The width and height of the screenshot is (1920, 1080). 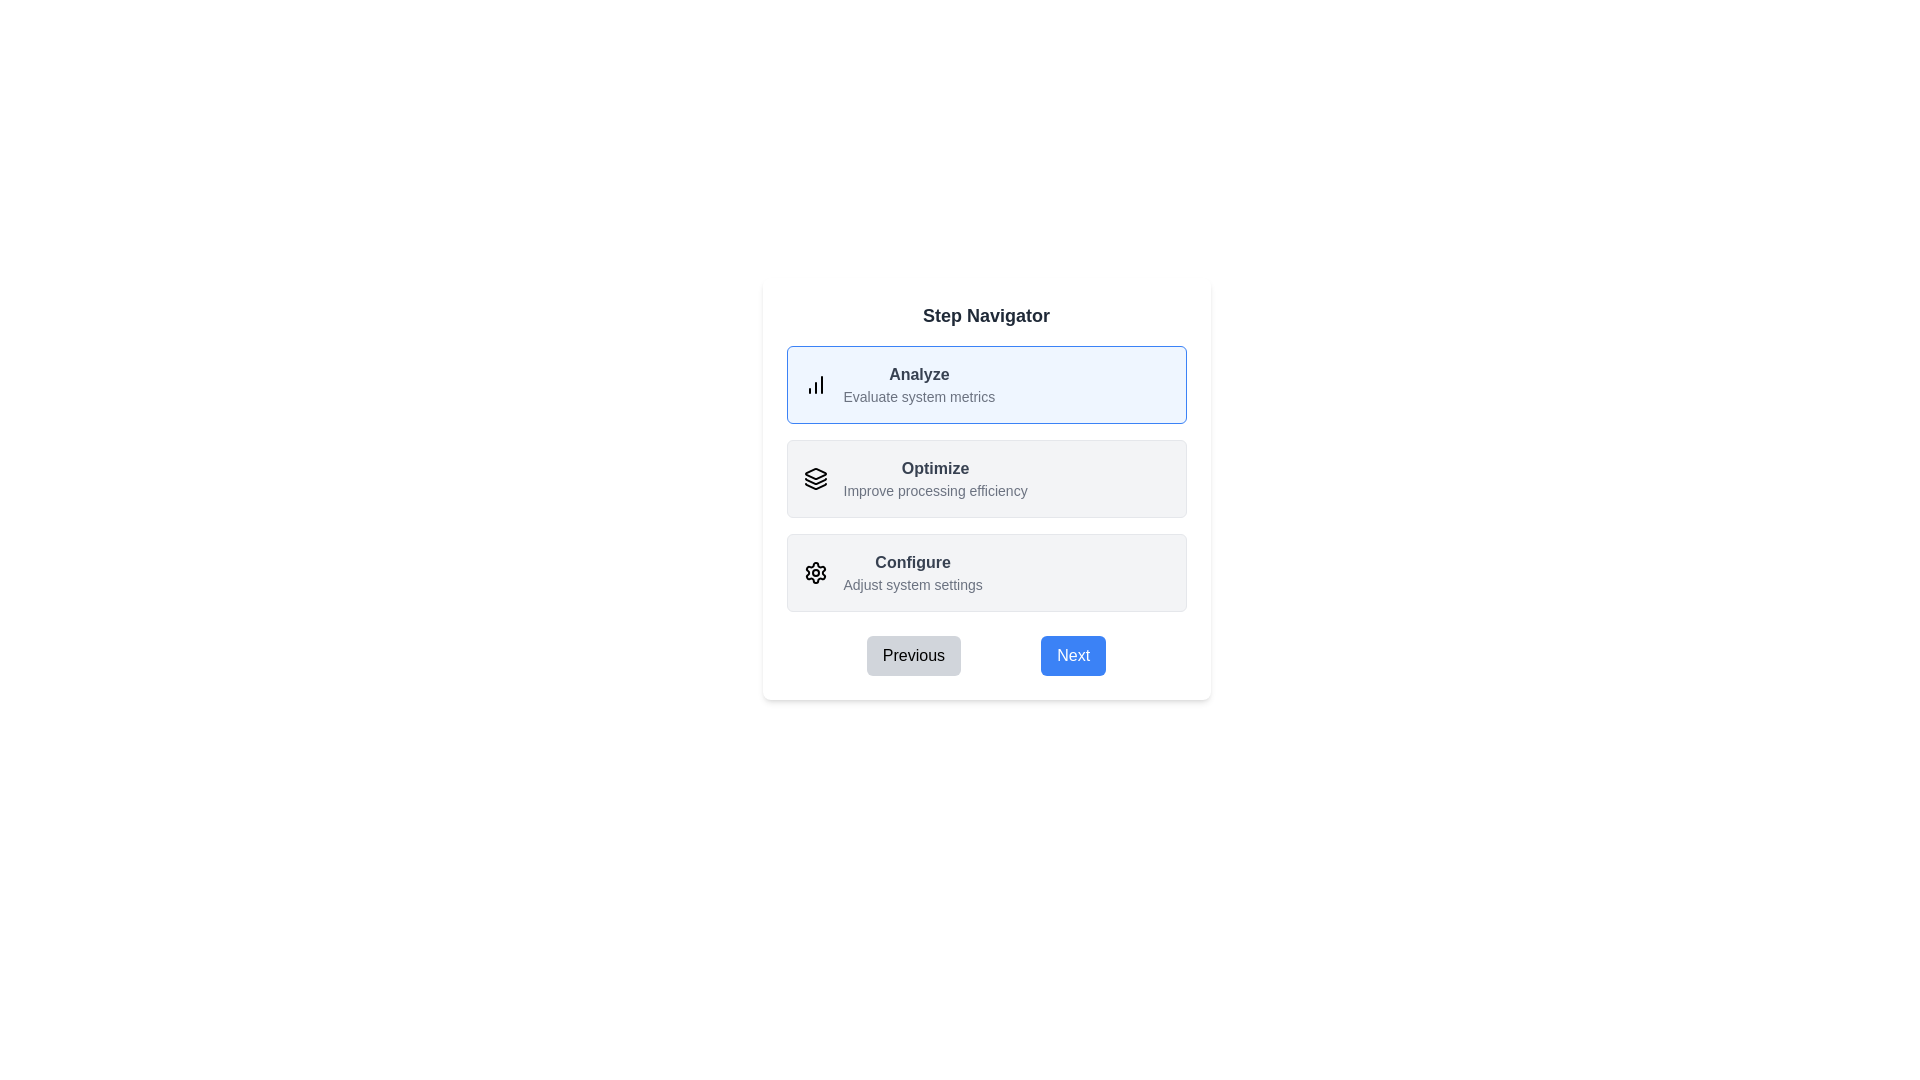 What do you see at coordinates (934, 490) in the screenshot?
I see `the static text displaying 'Improve processing efficiency', which is located below the 'Optimize' label in a card-like area` at bounding box center [934, 490].